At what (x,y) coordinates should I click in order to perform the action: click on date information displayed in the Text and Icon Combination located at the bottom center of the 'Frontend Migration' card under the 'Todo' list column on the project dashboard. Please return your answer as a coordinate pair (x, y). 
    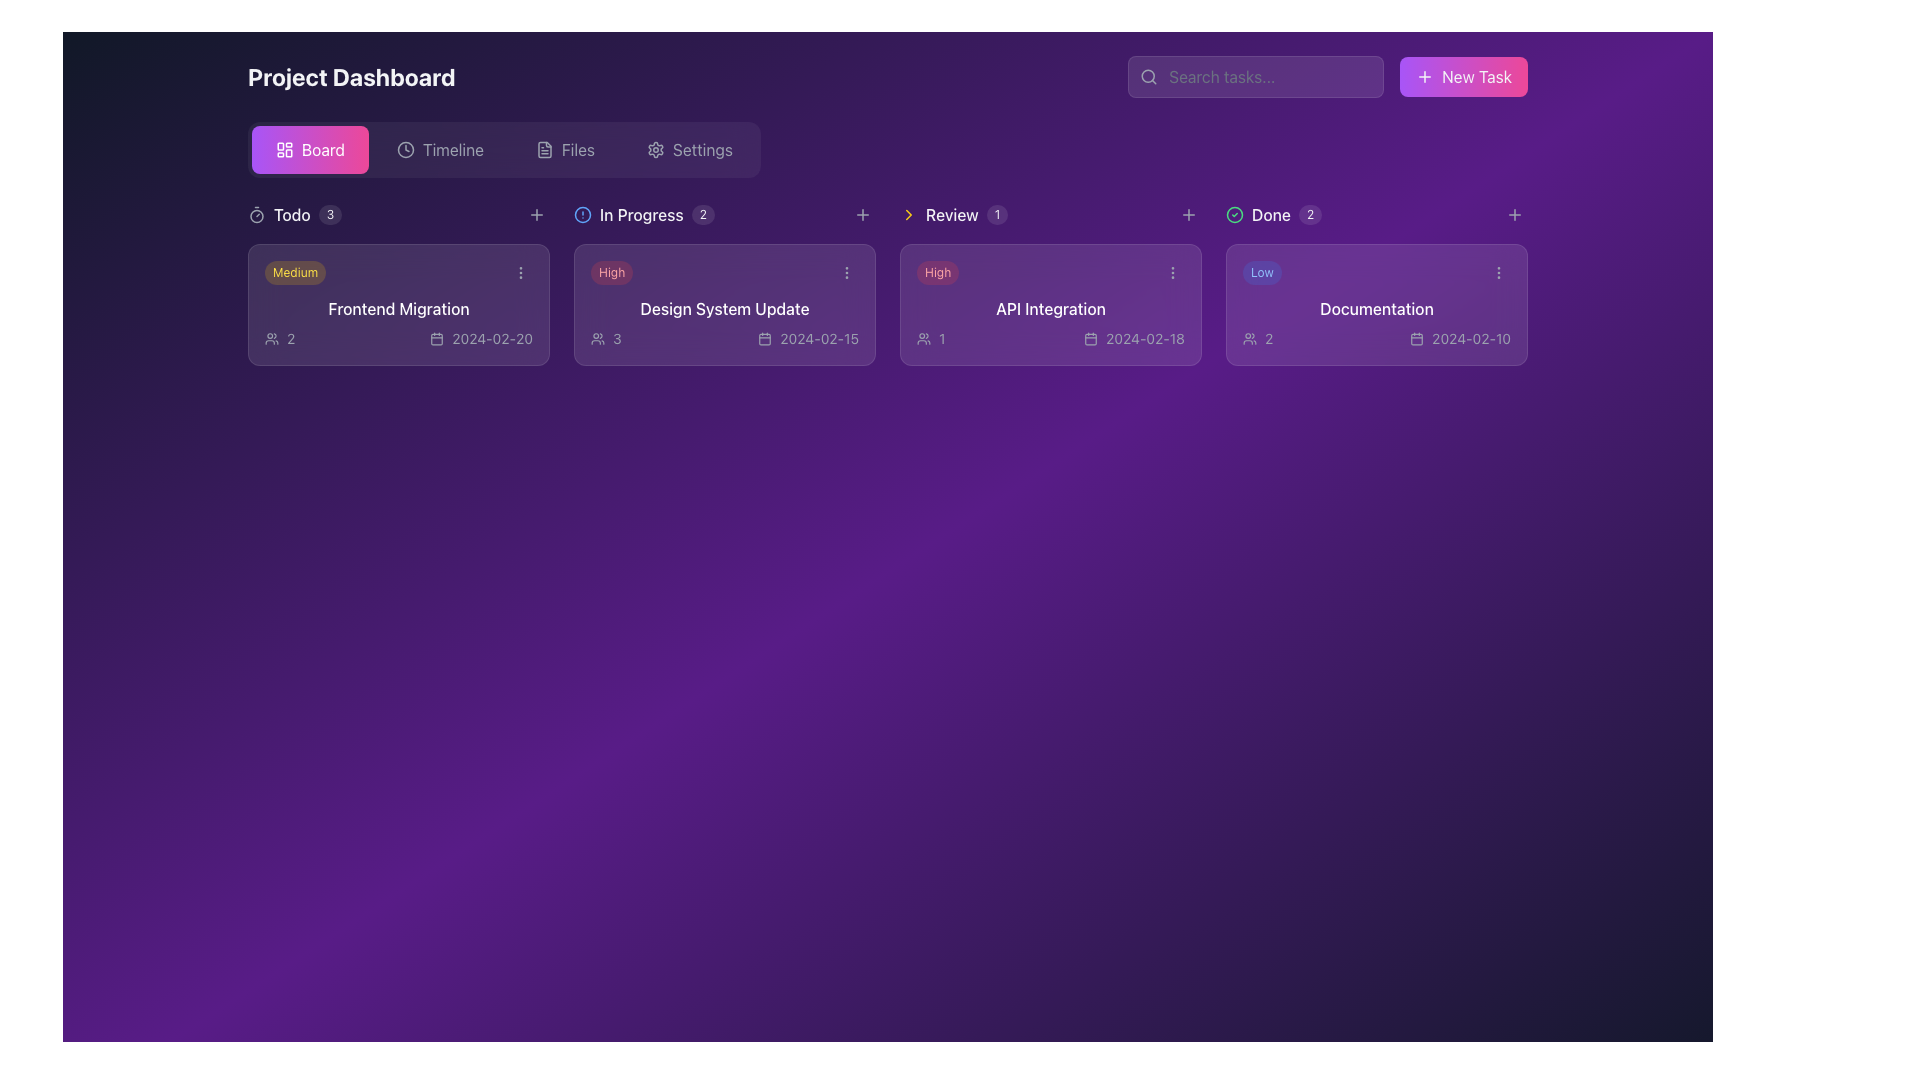
    Looking at the image, I should click on (481, 338).